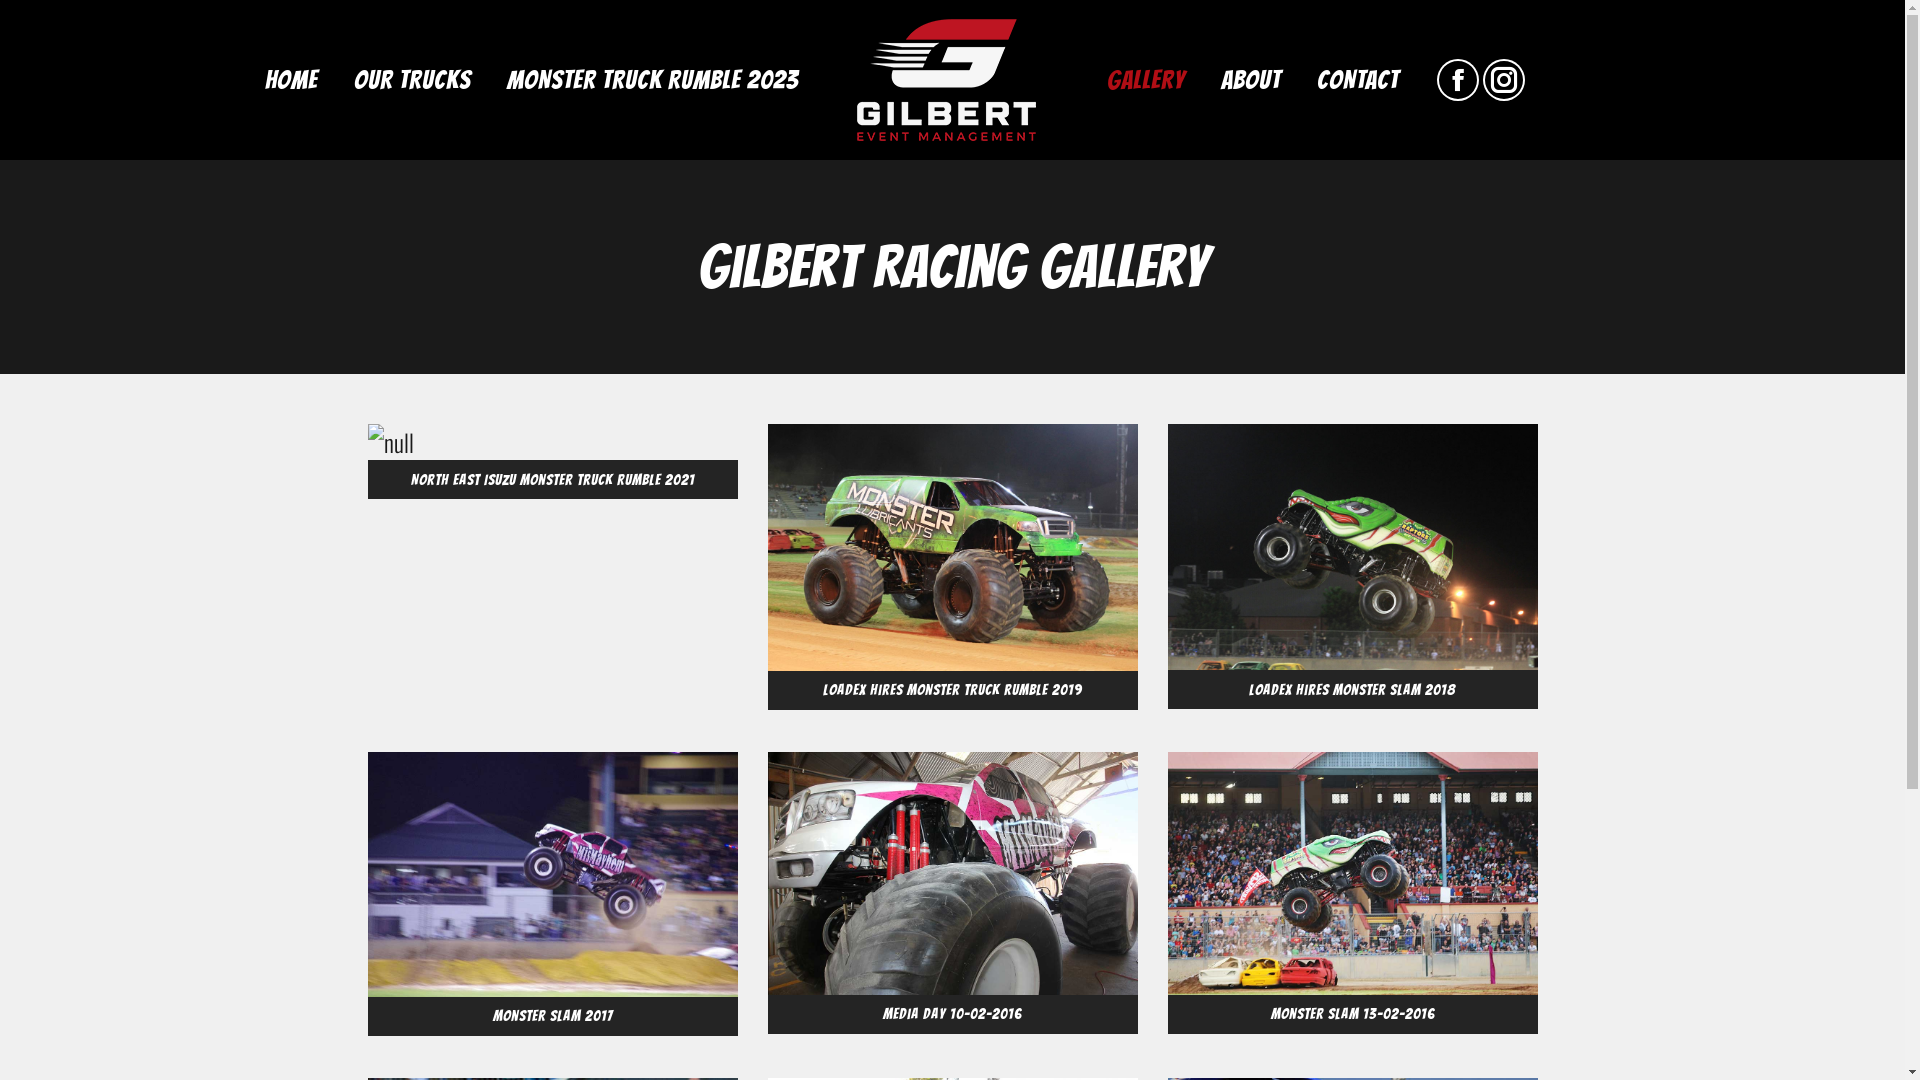  What do you see at coordinates (289, 79) in the screenshot?
I see `'HOME'` at bounding box center [289, 79].